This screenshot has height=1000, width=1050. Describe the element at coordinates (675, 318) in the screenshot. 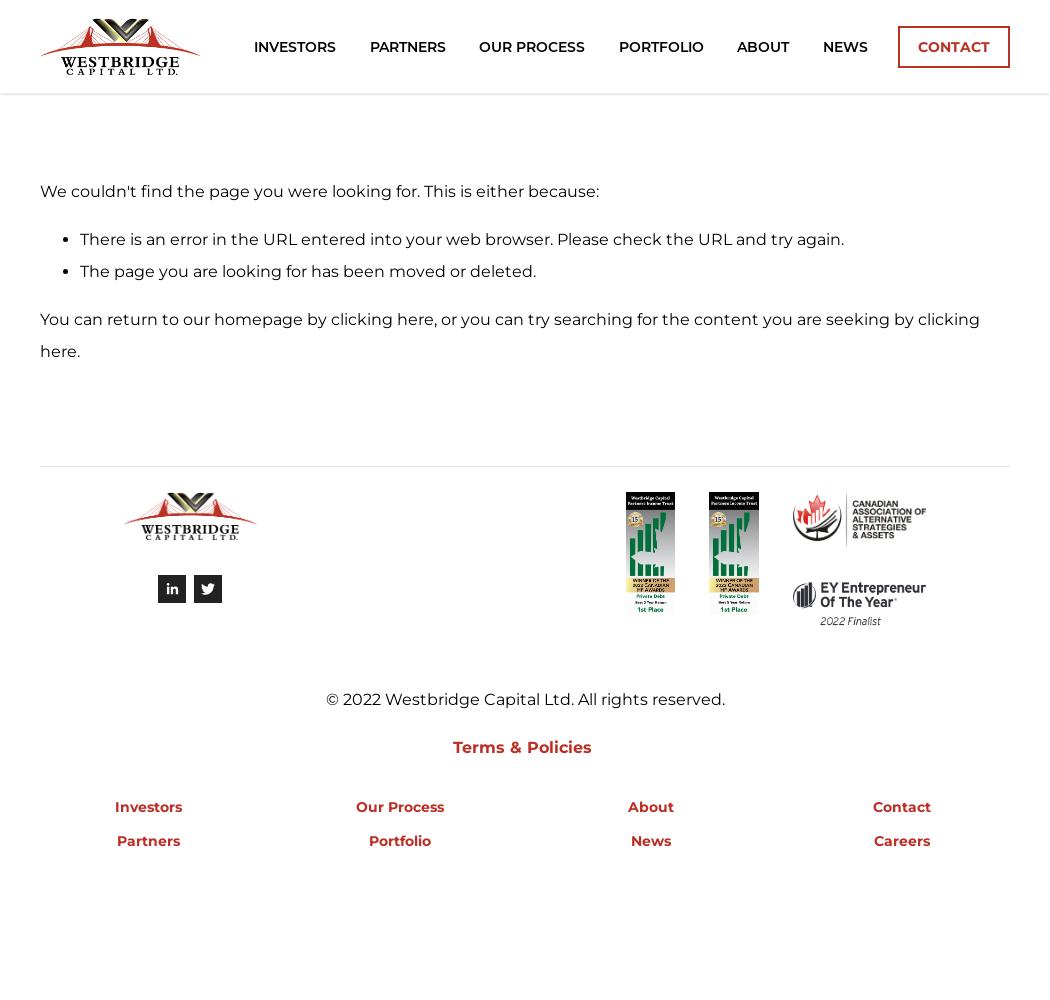

I see `', or you can try searching for the
  content you are seeking by'` at that location.